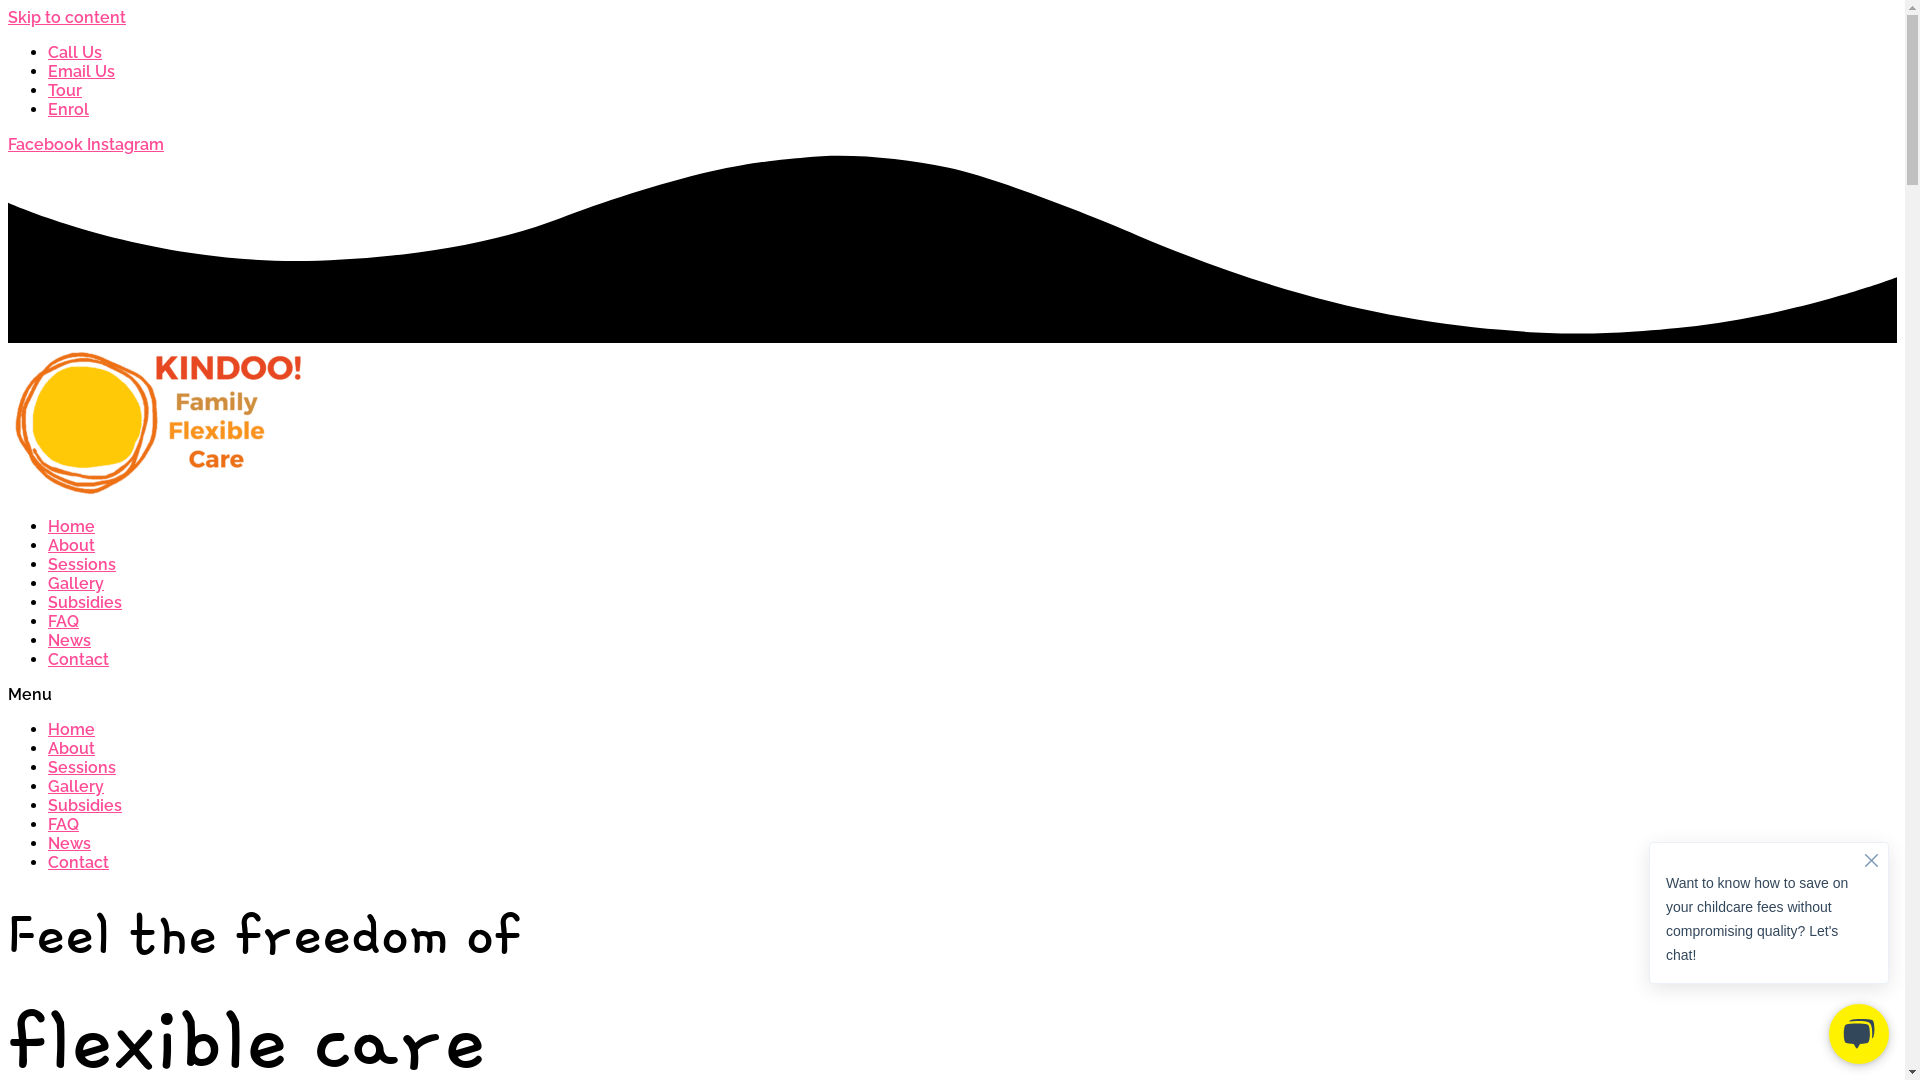 The height and width of the screenshot is (1080, 1920). Describe the element at coordinates (69, 843) in the screenshot. I see `'News'` at that location.